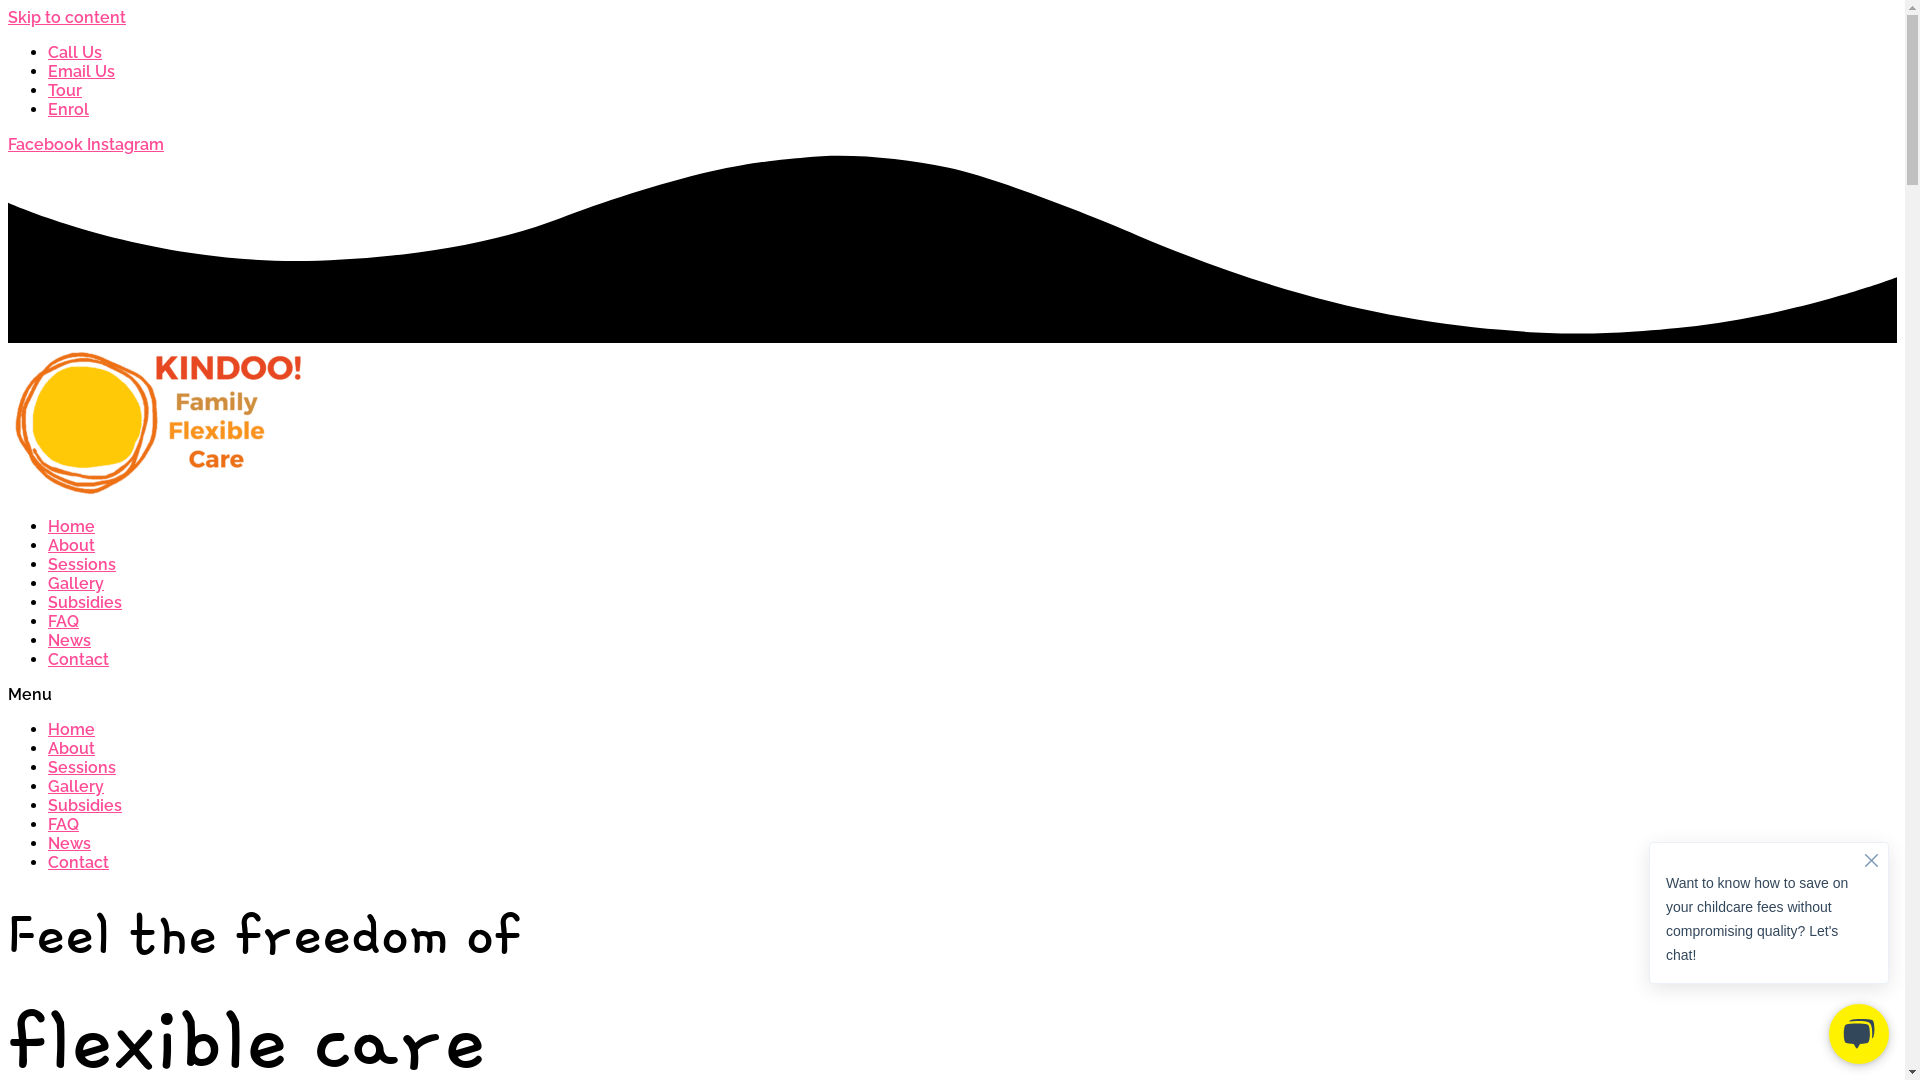 The height and width of the screenshot is (1080, 1920). Describe the element at coordinates (69, 843) in the screenshot. I see `'News'` at that location.